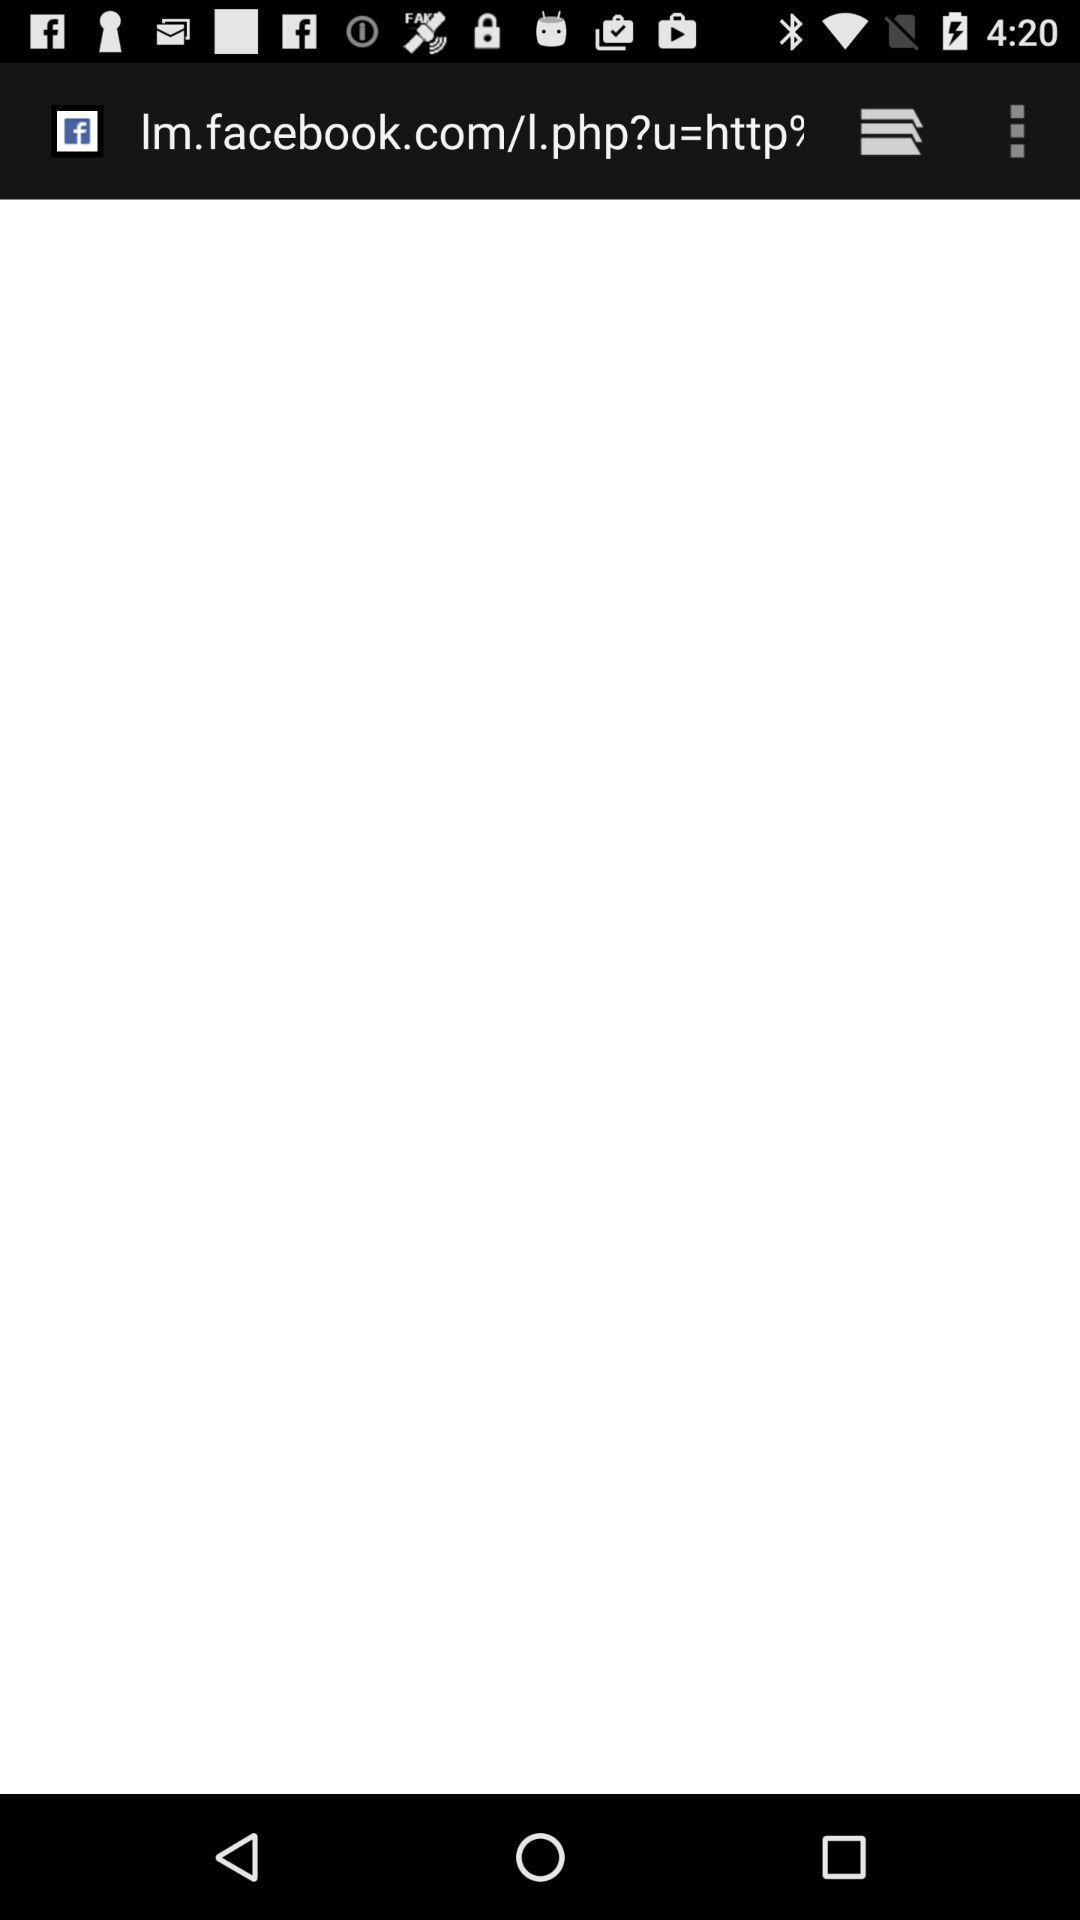  Describe the element at coordinates (890, 130) in the screenshot. I see `the item to the right of lm facebook com item` at that location.